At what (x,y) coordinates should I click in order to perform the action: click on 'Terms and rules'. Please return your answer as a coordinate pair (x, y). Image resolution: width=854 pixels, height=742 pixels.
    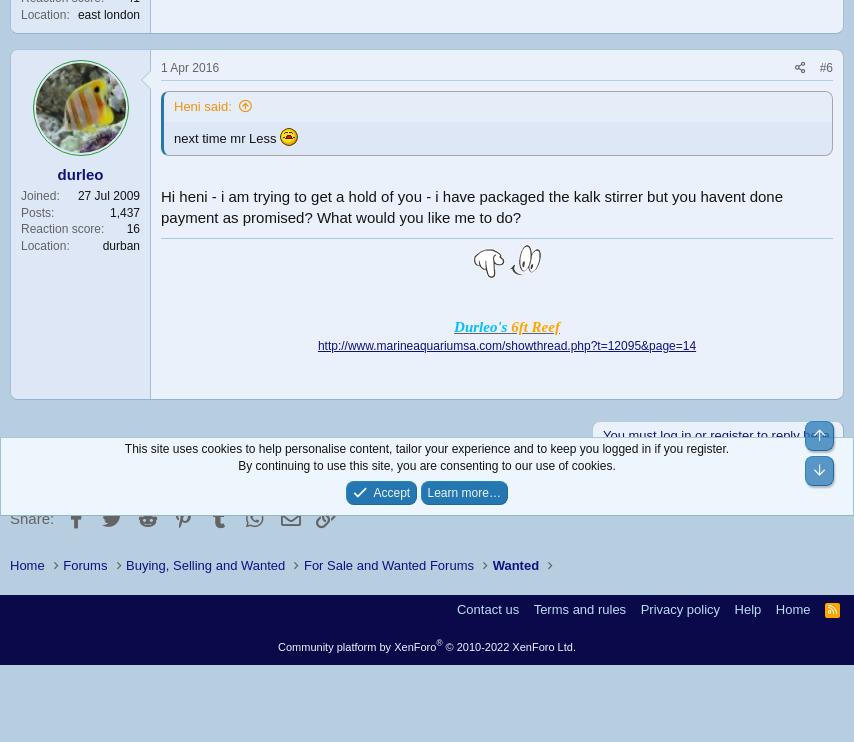
    Looking at the image, I should click on (578, 608).